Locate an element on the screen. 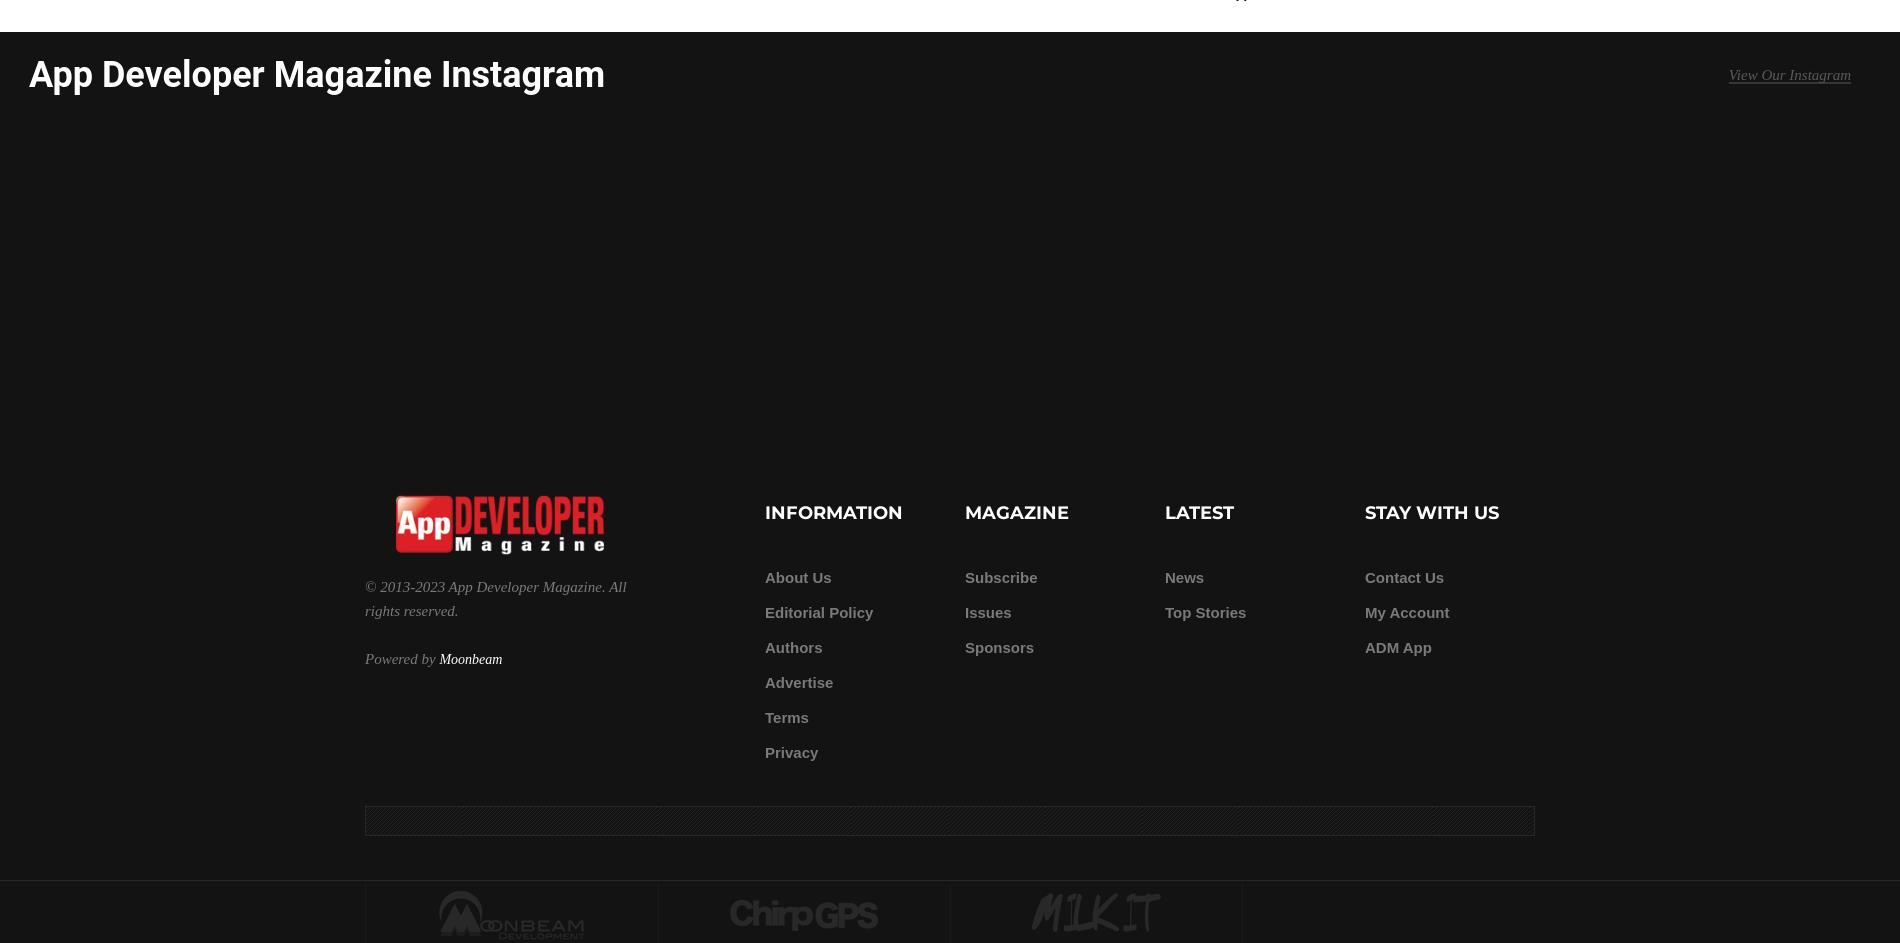 Image resolution: width=1900 pixels, height=943 pixels. 'News' is located at coordinates (1184, 576).